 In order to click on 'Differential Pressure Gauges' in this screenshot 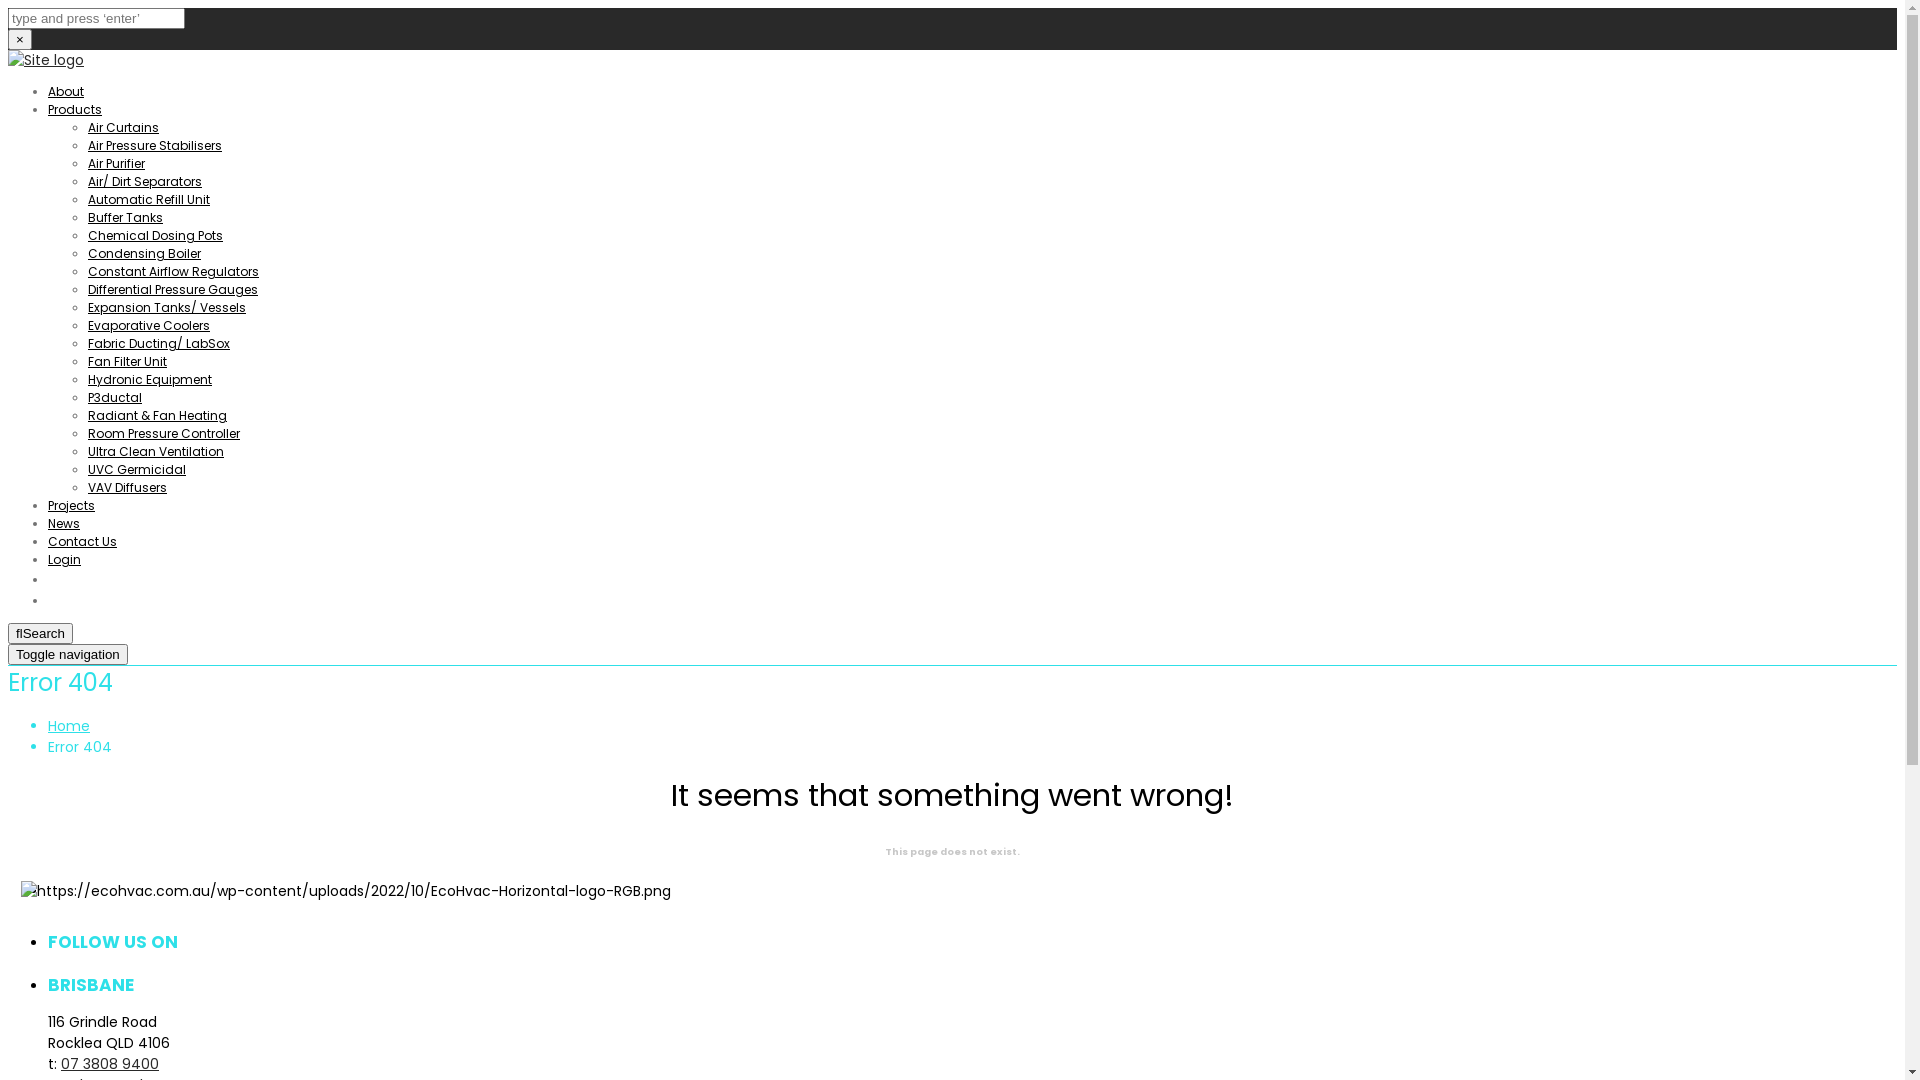, I will do `click(172, 289)`.